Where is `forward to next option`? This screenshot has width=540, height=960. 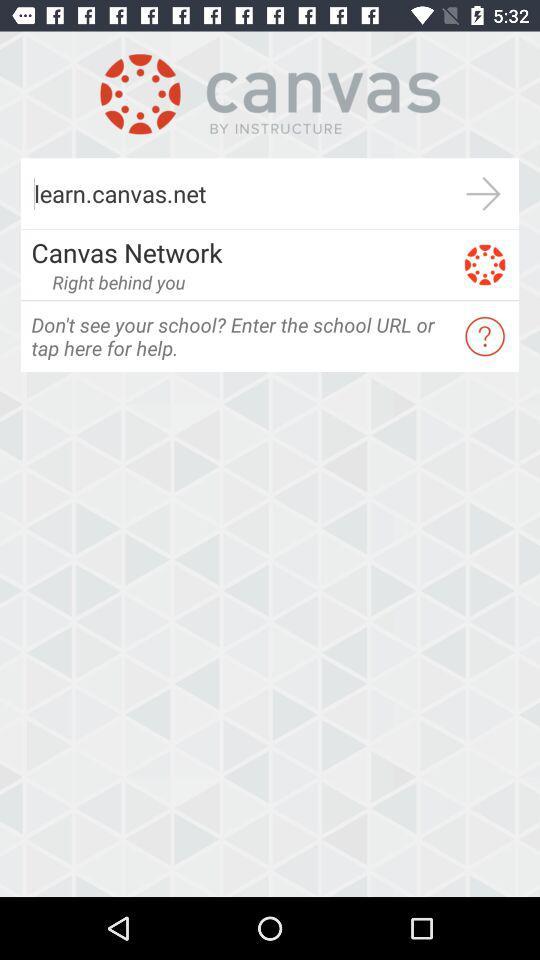 forward to next option is located at coordinates (482, 193).